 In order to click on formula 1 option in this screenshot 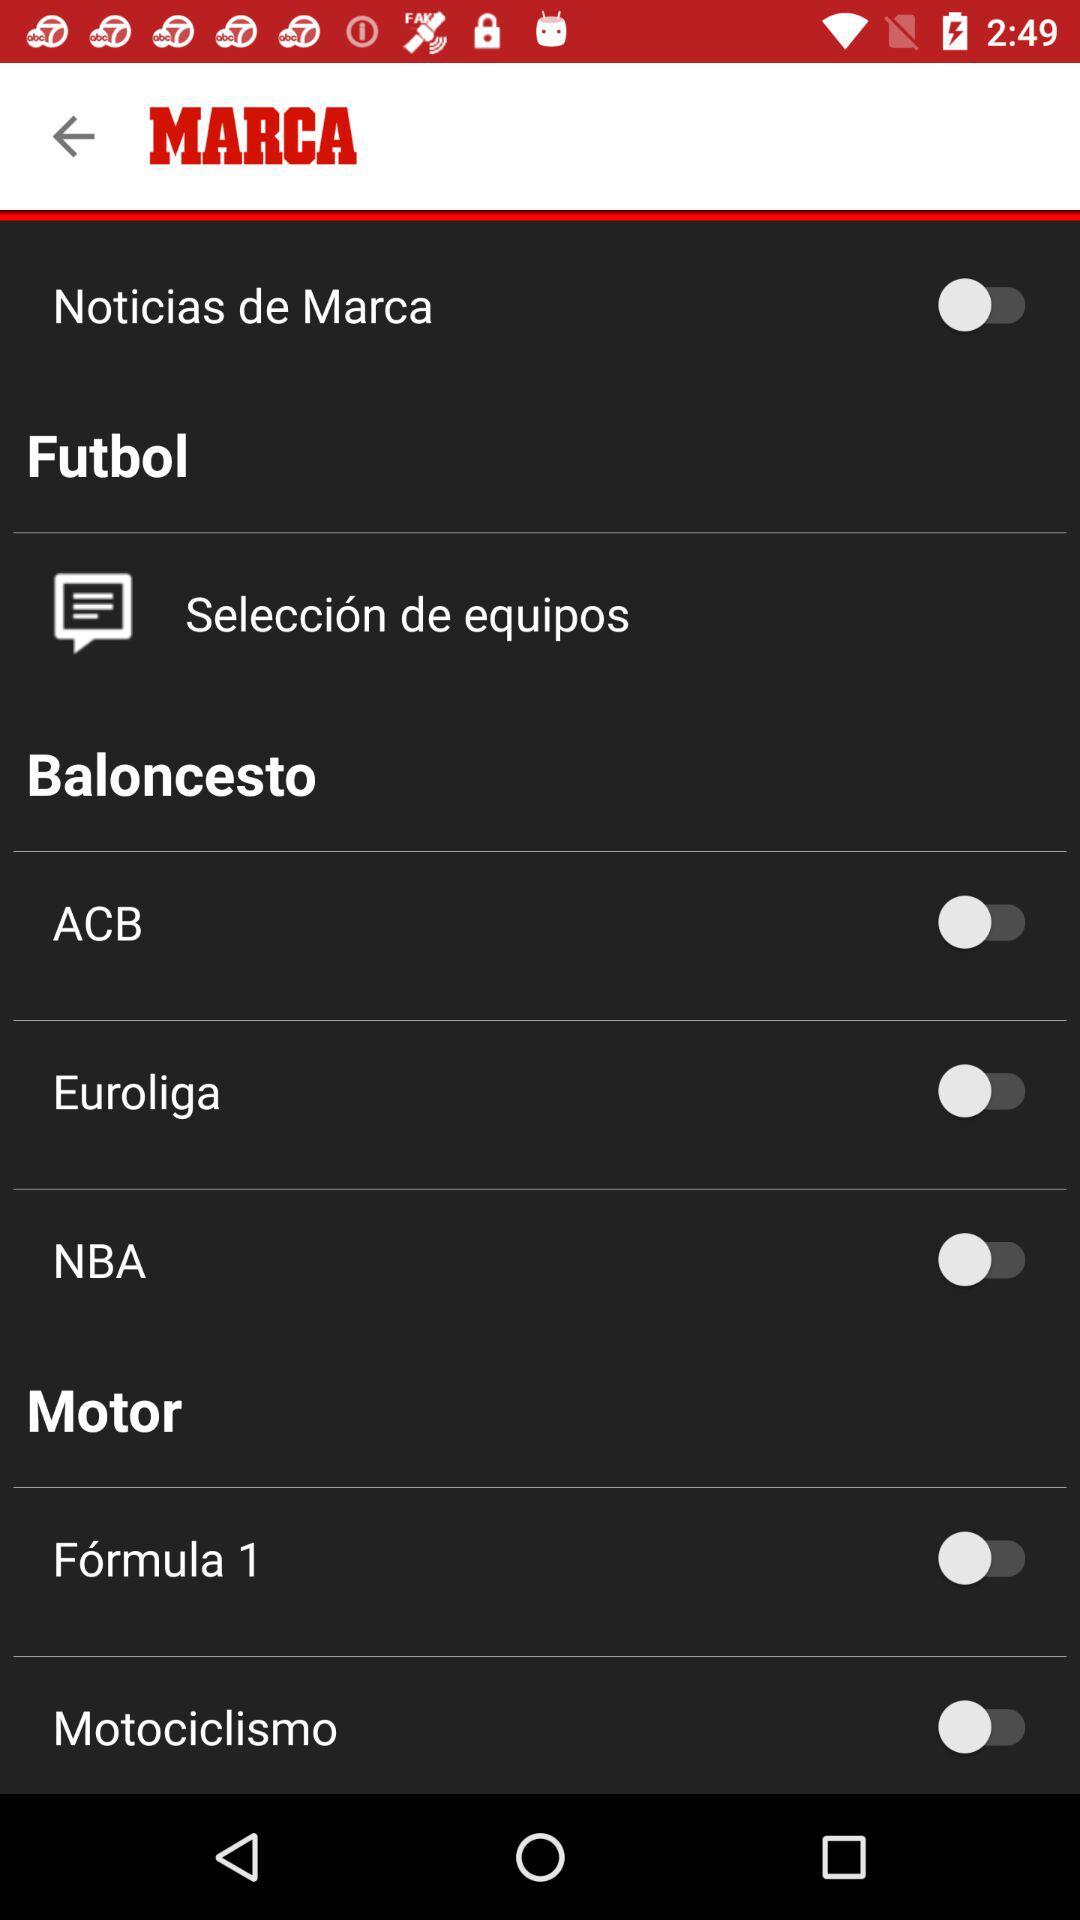, I will do `click(991, 1557)`.